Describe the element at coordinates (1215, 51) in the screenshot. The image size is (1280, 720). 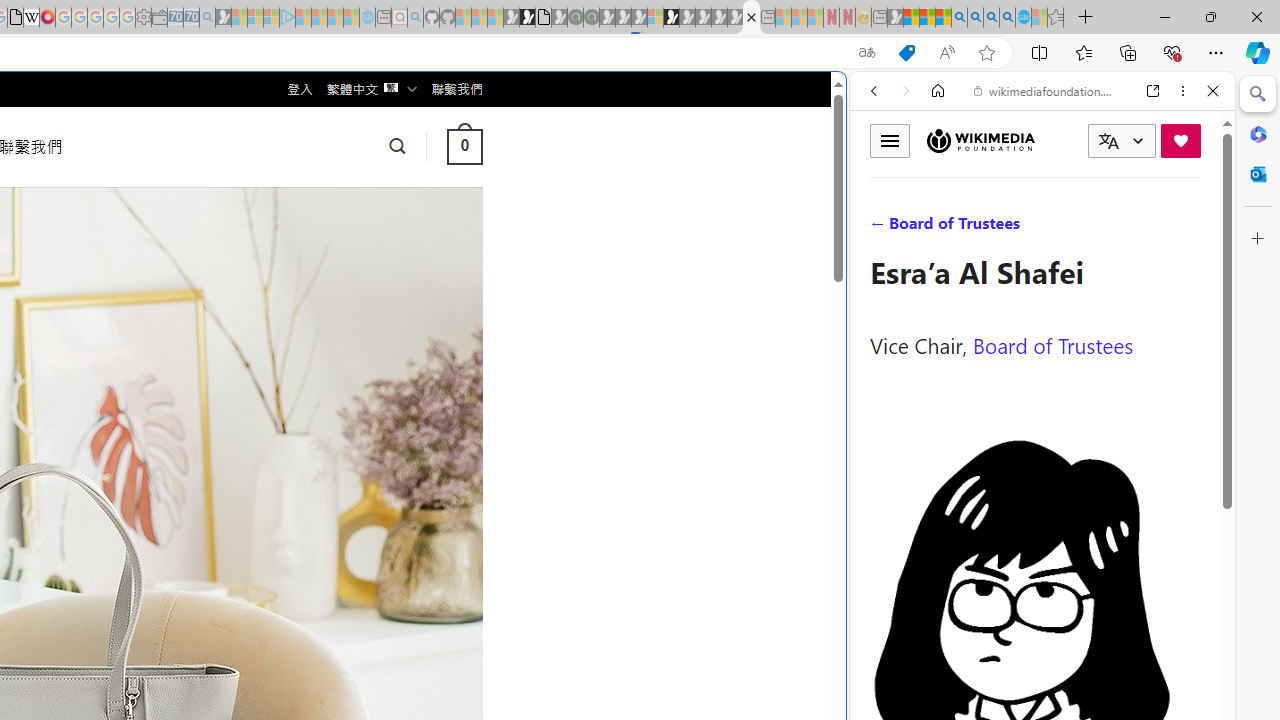
I see `'Settings and more (Alt+F)'` at that location.